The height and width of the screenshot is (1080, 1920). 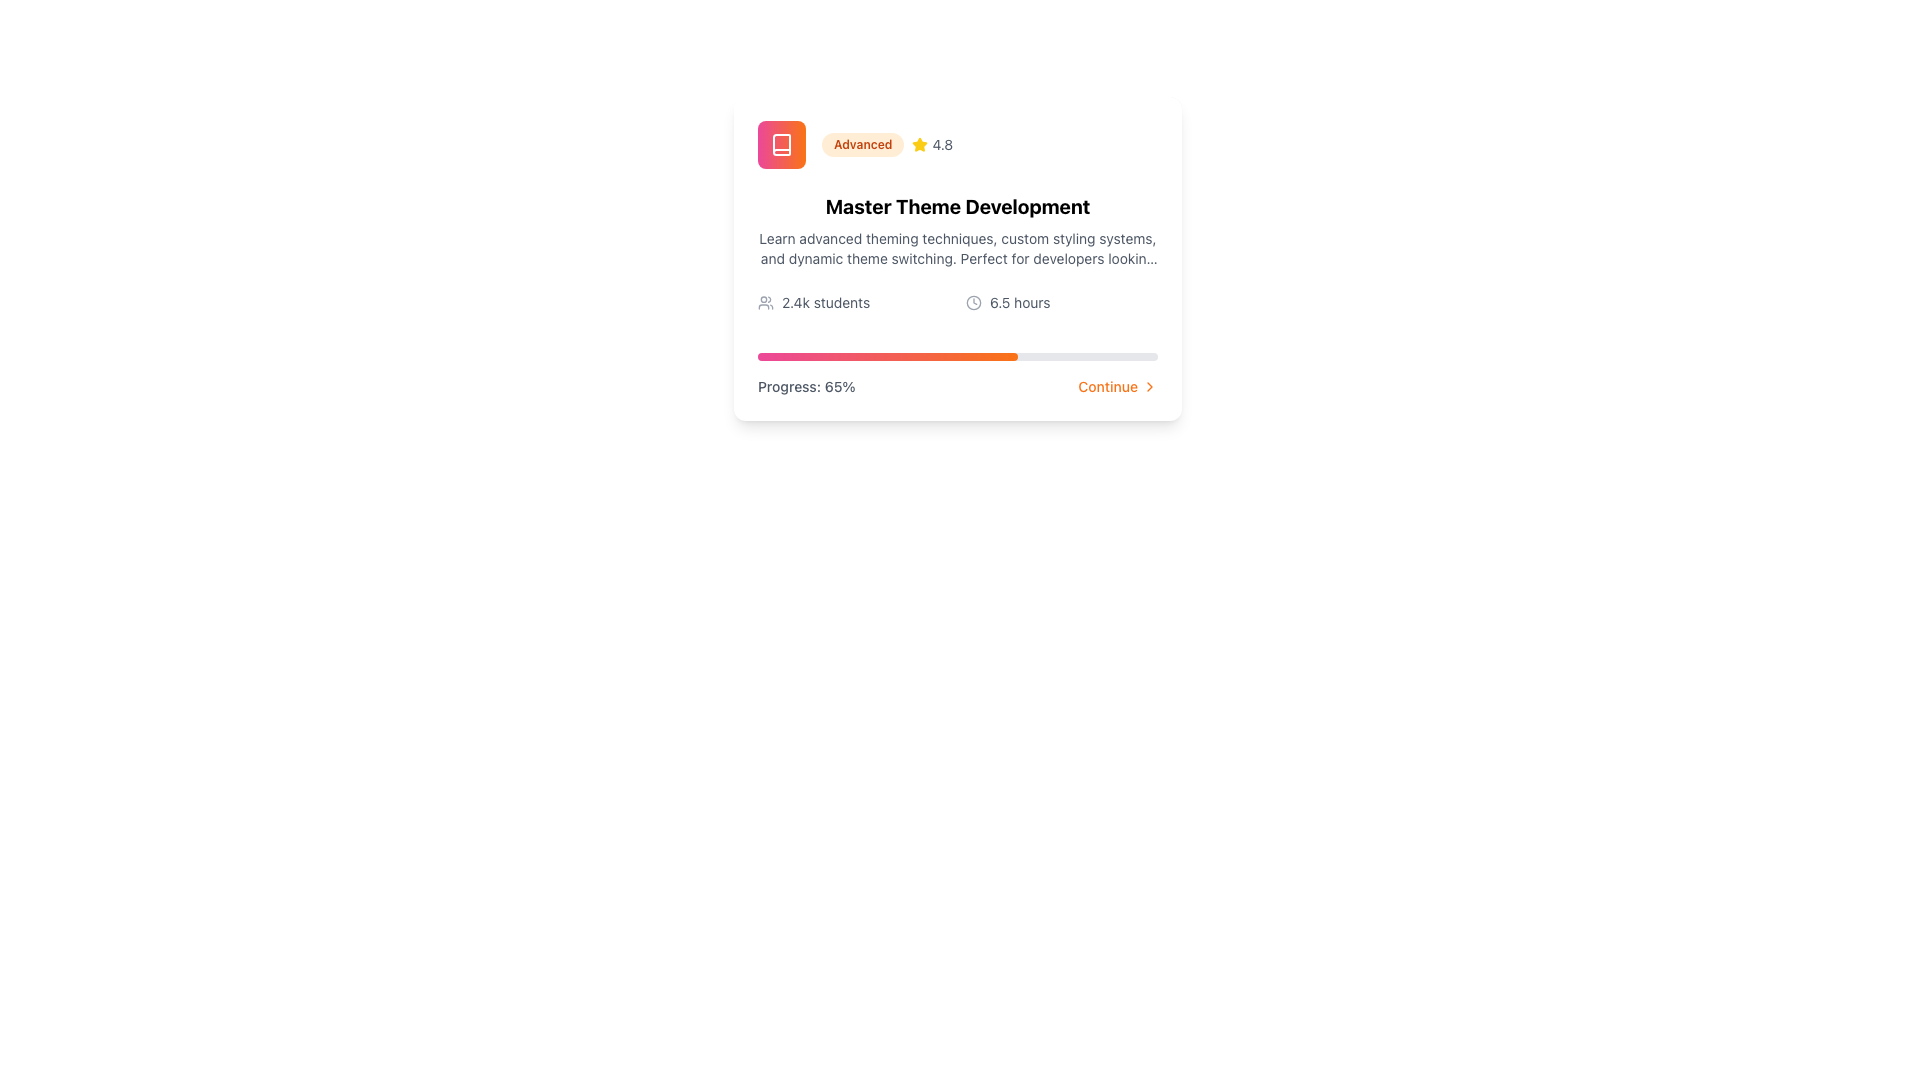 What do you see at coordinates (887, 356) in the screenshot?
I see `the progress indicator element, which is a pink to orange gradient progress bar segment representing 65% completion, located below the text 'Progress: 65%' and above the 'Continue' button` at bounding box center [887, 356].